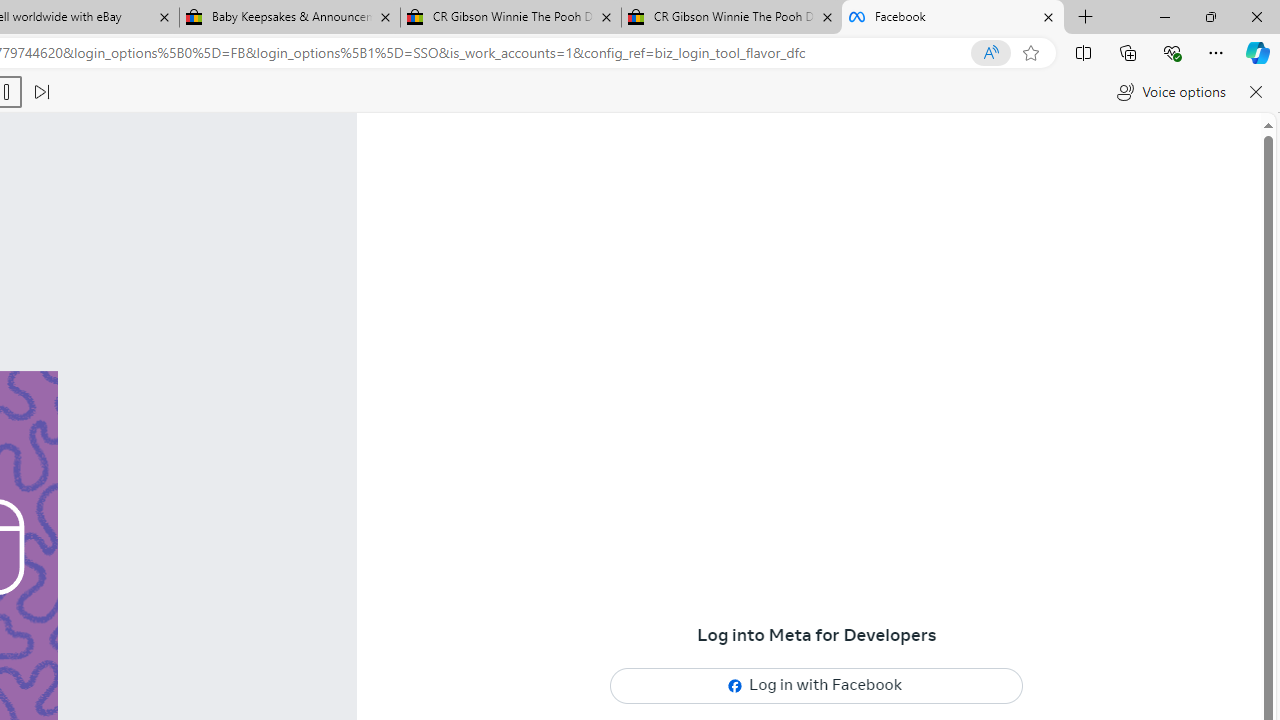 The image size is (1280, 720). Describe the element at coordinates (1254, 92) in the screenshot. I see `'Close read aloud'` at that location.